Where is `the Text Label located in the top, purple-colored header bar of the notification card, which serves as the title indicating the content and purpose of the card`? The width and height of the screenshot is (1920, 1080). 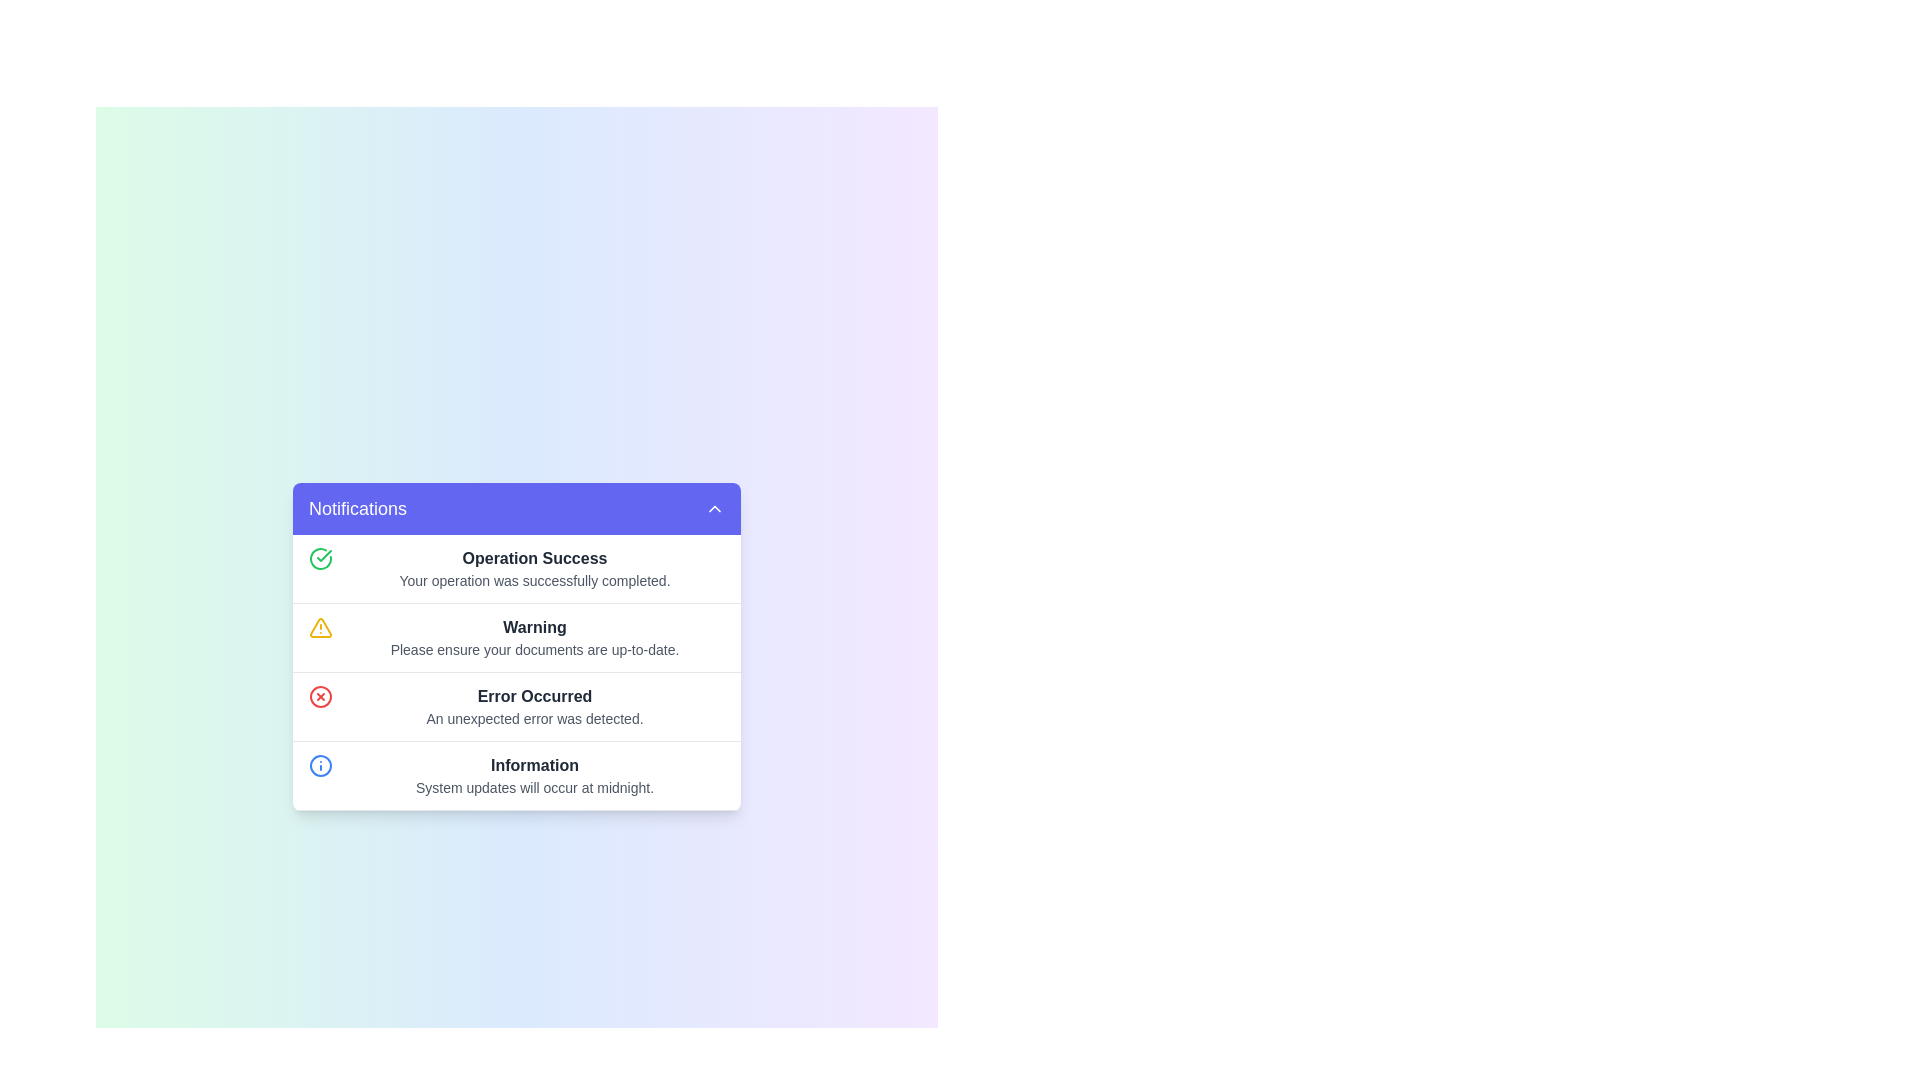
the Text Label located in the top, purple-colored header bar of the notification card, which serves as the title indicating the content and purpose of the card is located at coordinates (358, 508).